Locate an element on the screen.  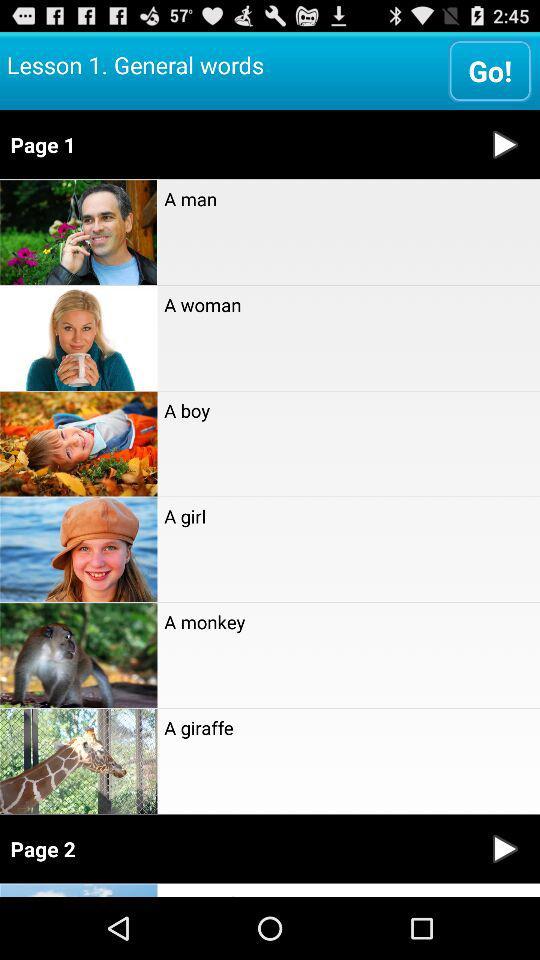
the a boy icon is located at coordinates (347, 409).